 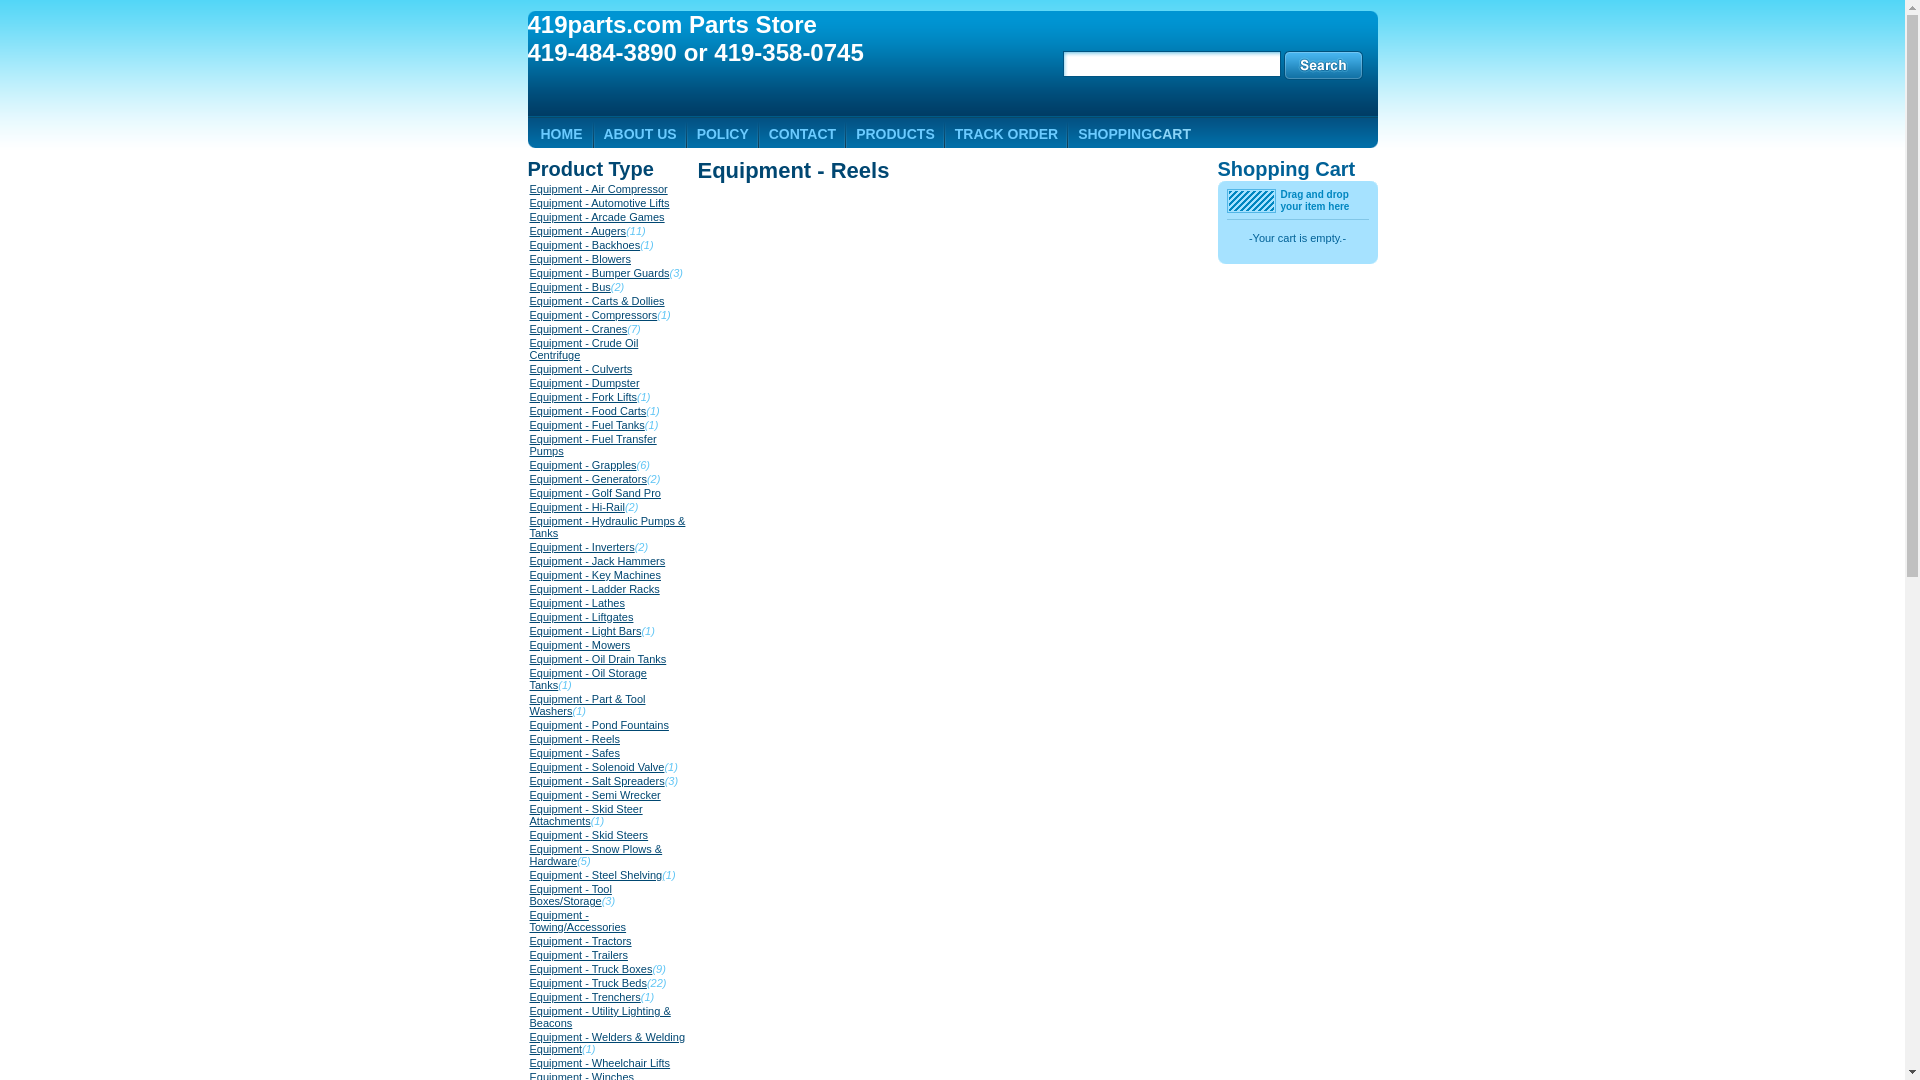 What do you see at coordinates (584, 382) in the screenshot?
I see `'Equipment - Dumpster'` at bounding box center [584, 382].